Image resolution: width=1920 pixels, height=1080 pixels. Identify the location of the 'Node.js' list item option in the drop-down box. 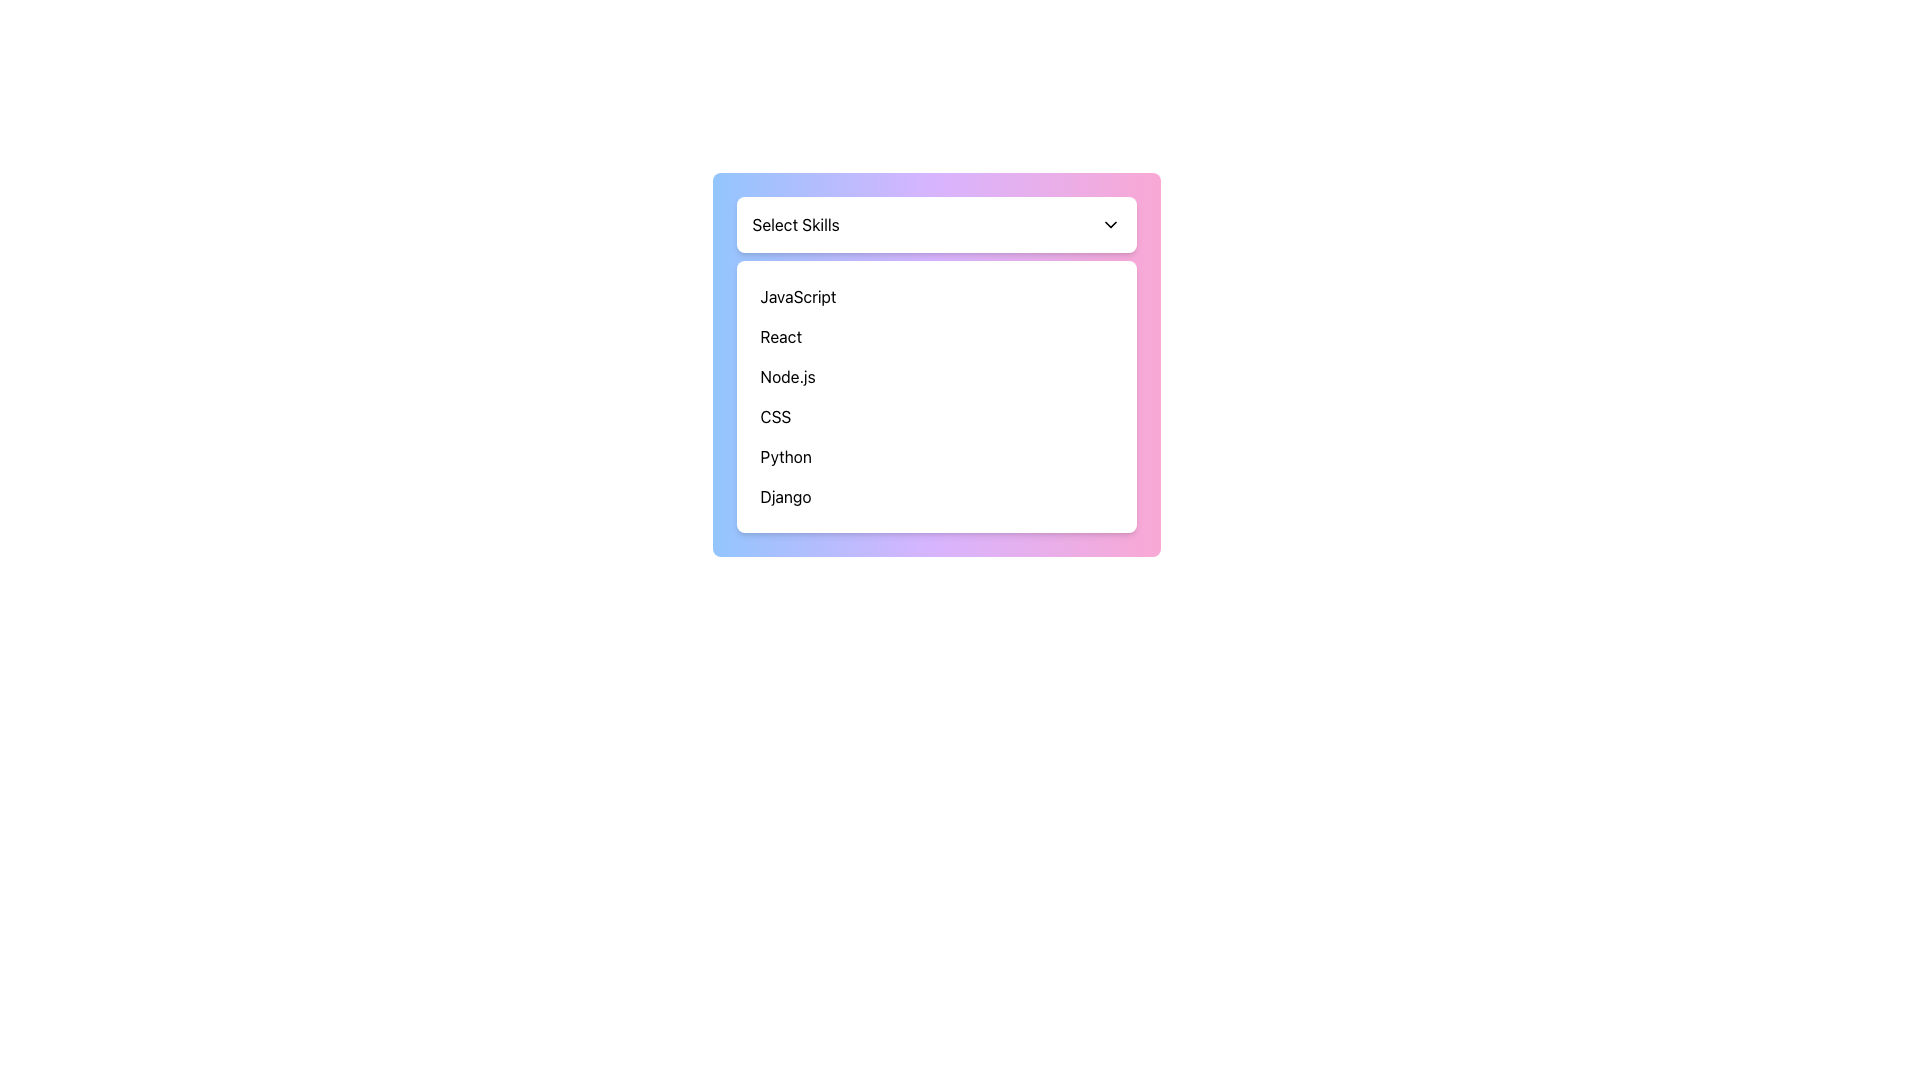
(935, 377).